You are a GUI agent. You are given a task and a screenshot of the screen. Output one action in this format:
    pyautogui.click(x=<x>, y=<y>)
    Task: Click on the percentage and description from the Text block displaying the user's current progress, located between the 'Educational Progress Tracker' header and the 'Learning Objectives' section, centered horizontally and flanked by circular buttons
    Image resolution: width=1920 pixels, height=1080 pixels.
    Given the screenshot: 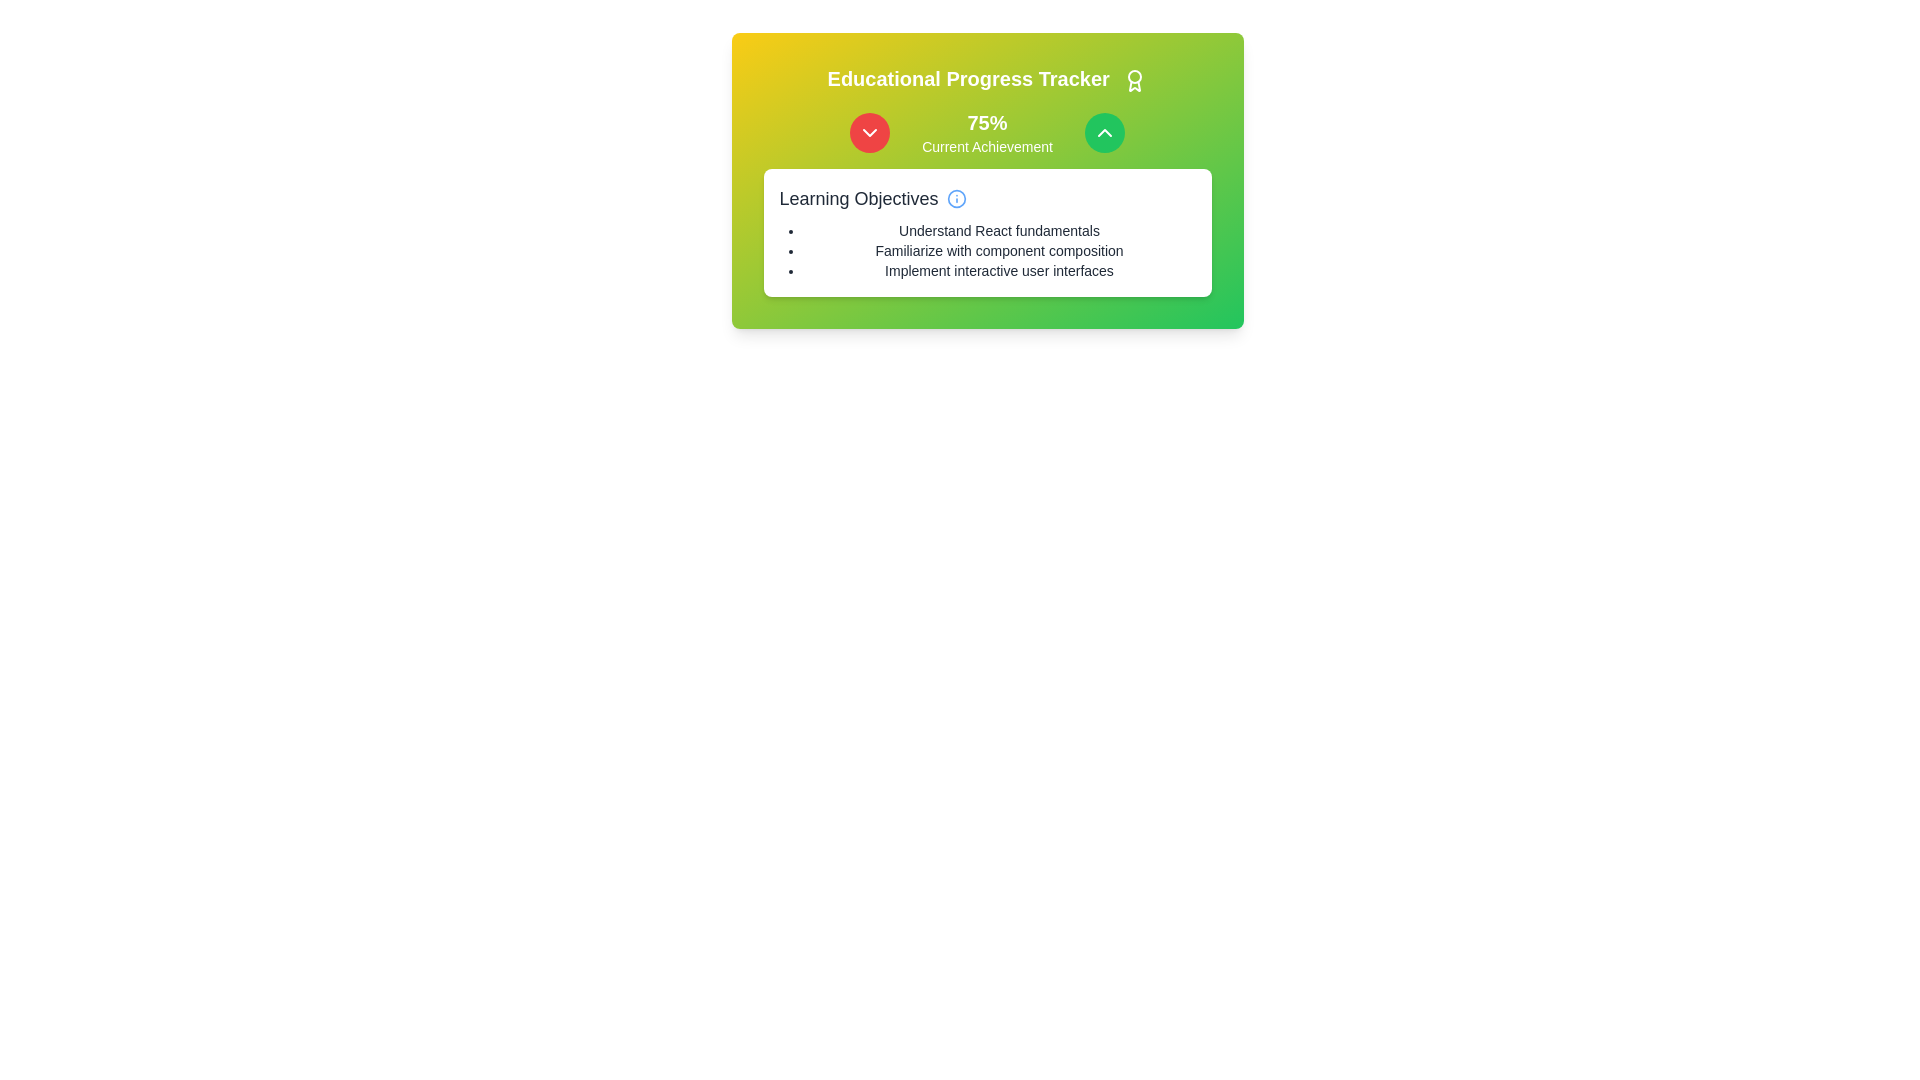 What is the action you would take?
    pyautogui.click(x=987, y=132)
    